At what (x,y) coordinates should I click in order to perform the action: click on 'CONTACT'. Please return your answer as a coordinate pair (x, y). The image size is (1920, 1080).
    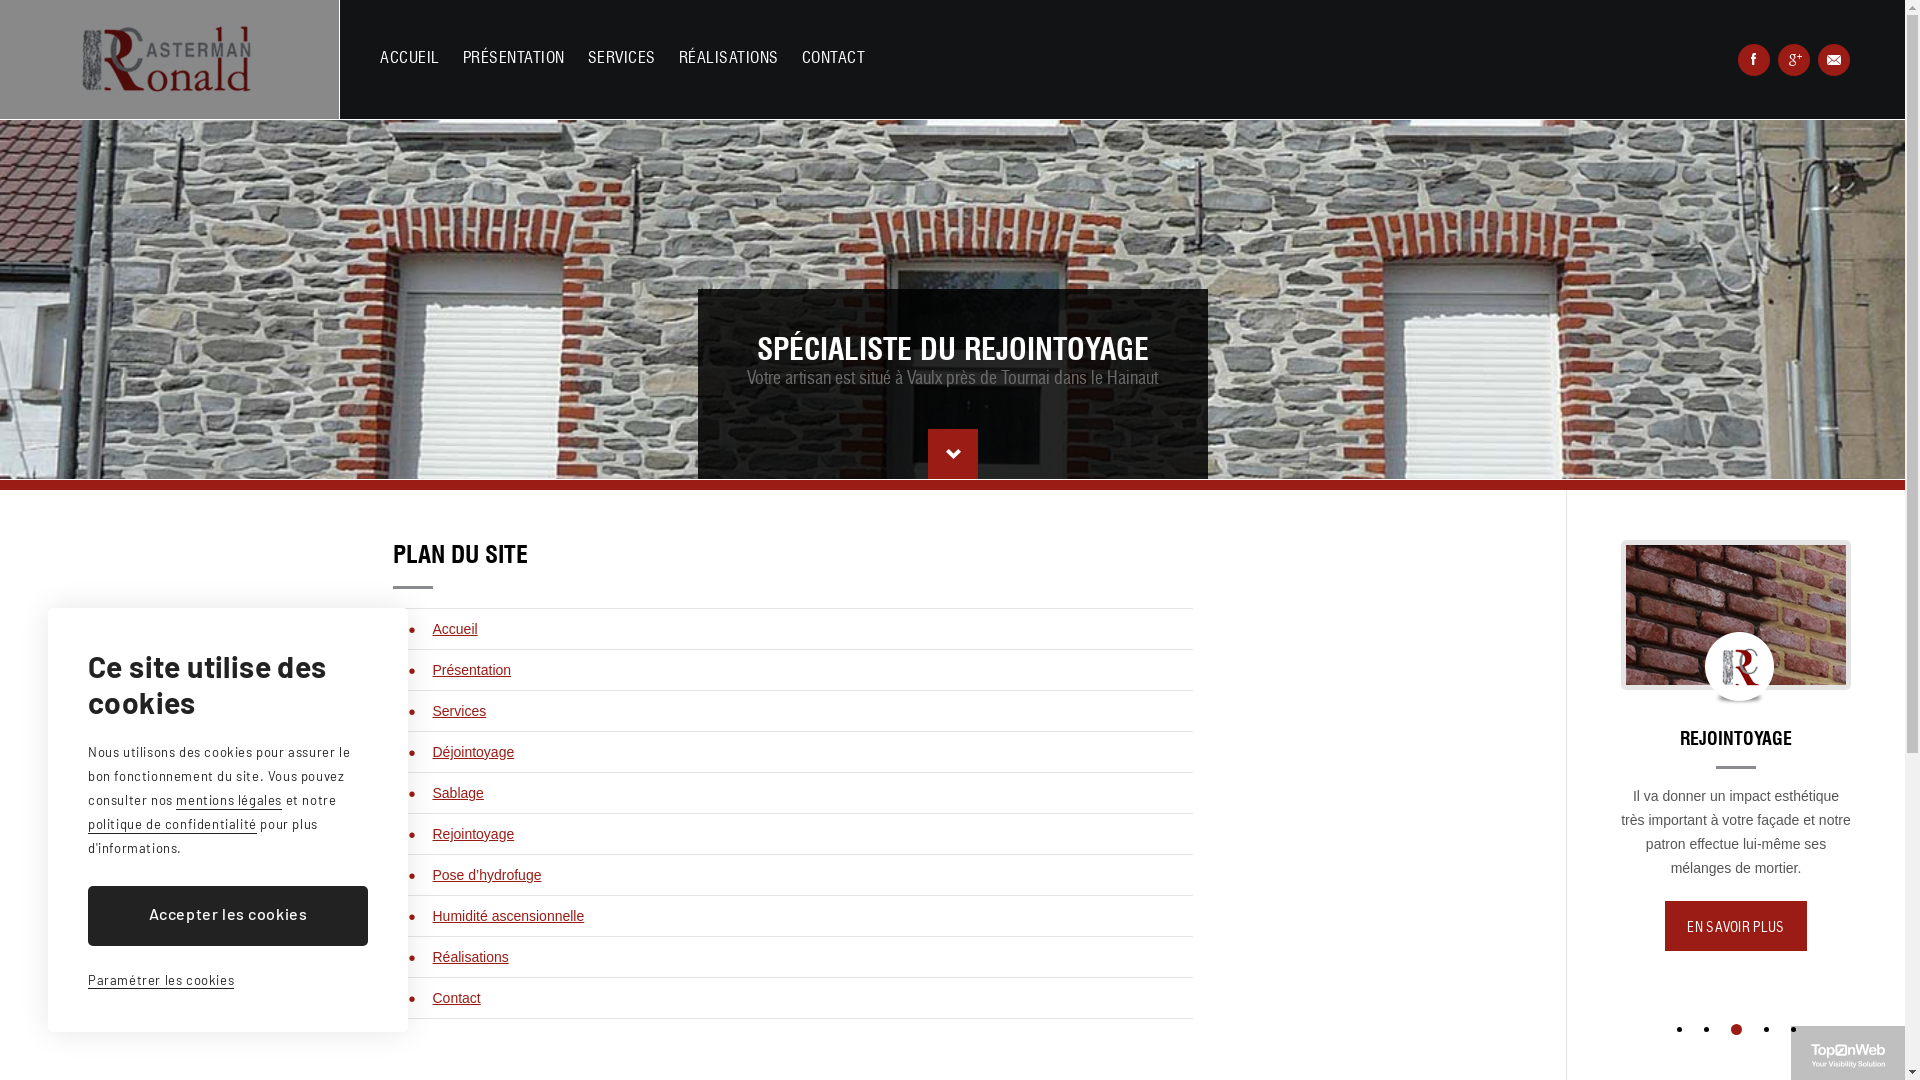
    Looking at the image, I should click on (801, 57).